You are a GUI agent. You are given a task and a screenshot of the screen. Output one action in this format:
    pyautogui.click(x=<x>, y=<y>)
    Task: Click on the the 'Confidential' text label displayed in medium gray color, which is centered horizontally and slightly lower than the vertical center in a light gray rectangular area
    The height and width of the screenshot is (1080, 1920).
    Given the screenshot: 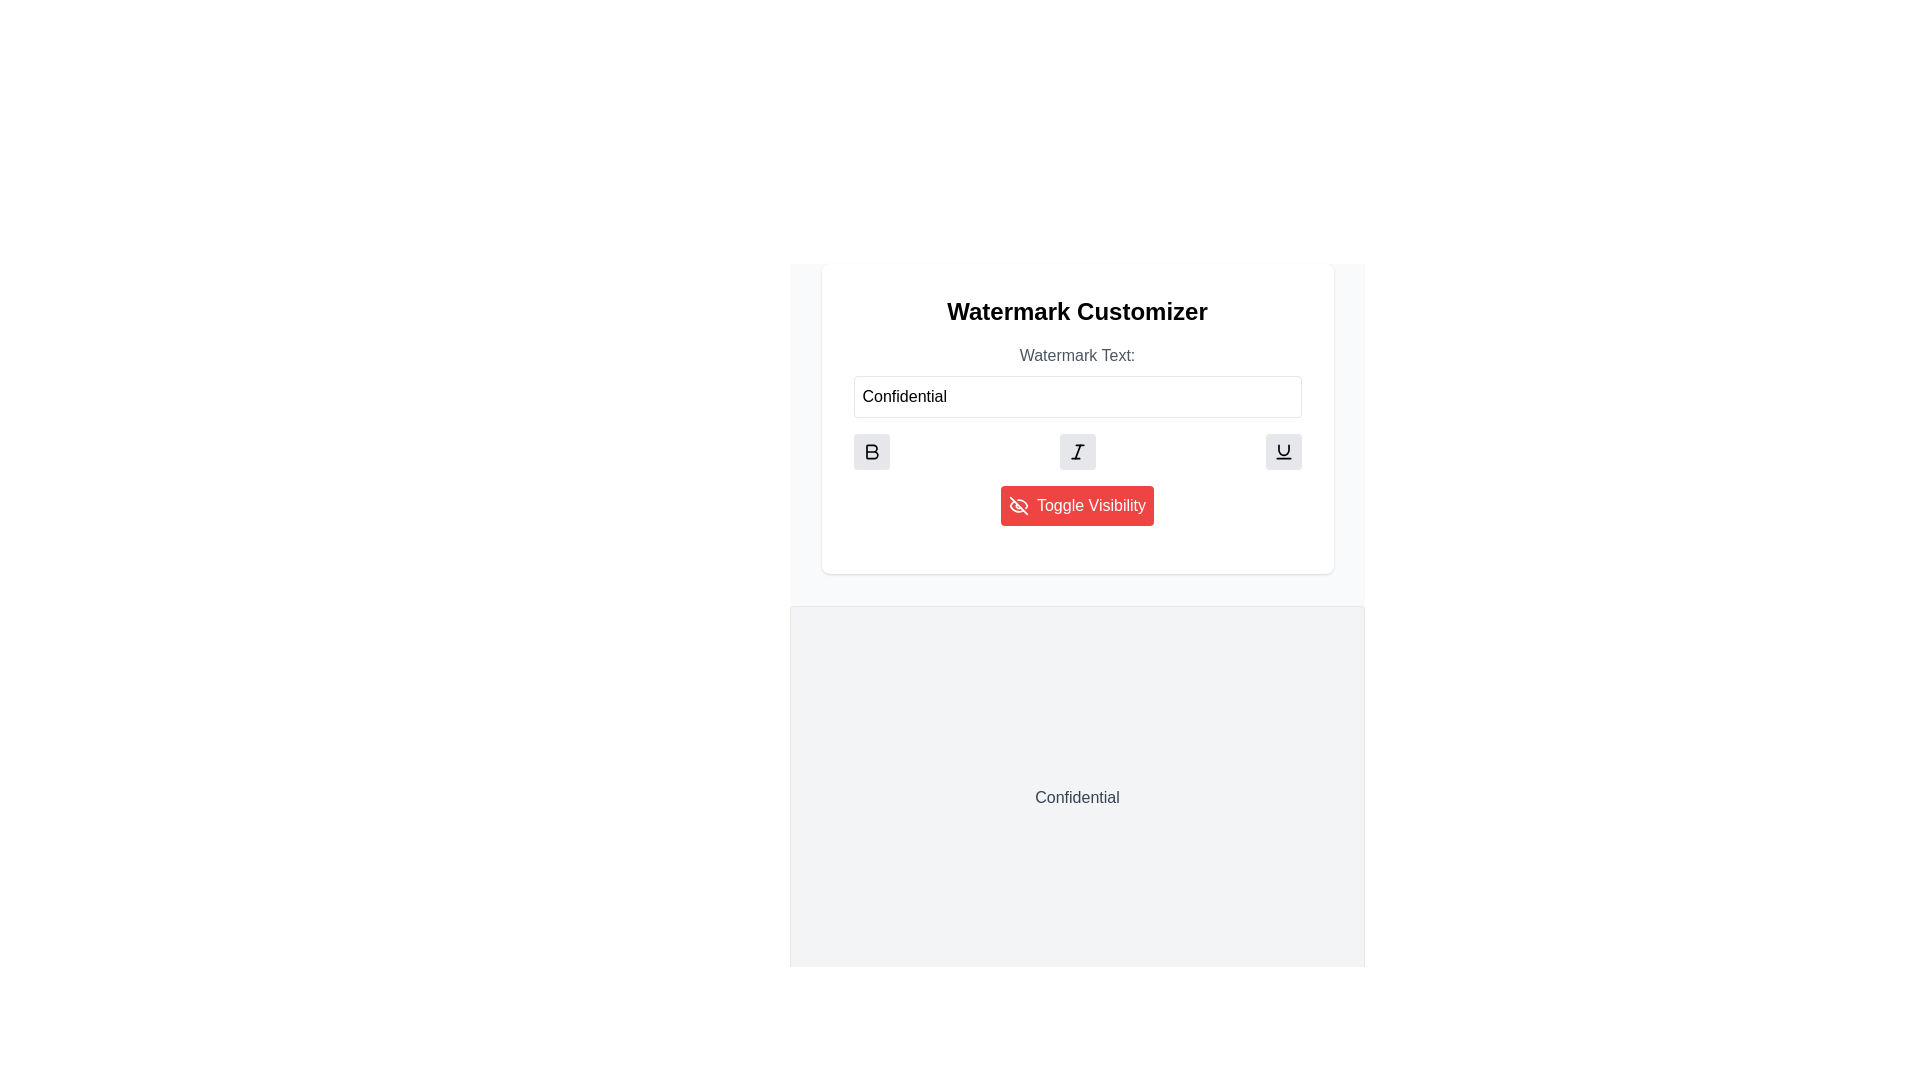 What is the action you would take?
    pyautogui.click(x=1076, y=797)
    